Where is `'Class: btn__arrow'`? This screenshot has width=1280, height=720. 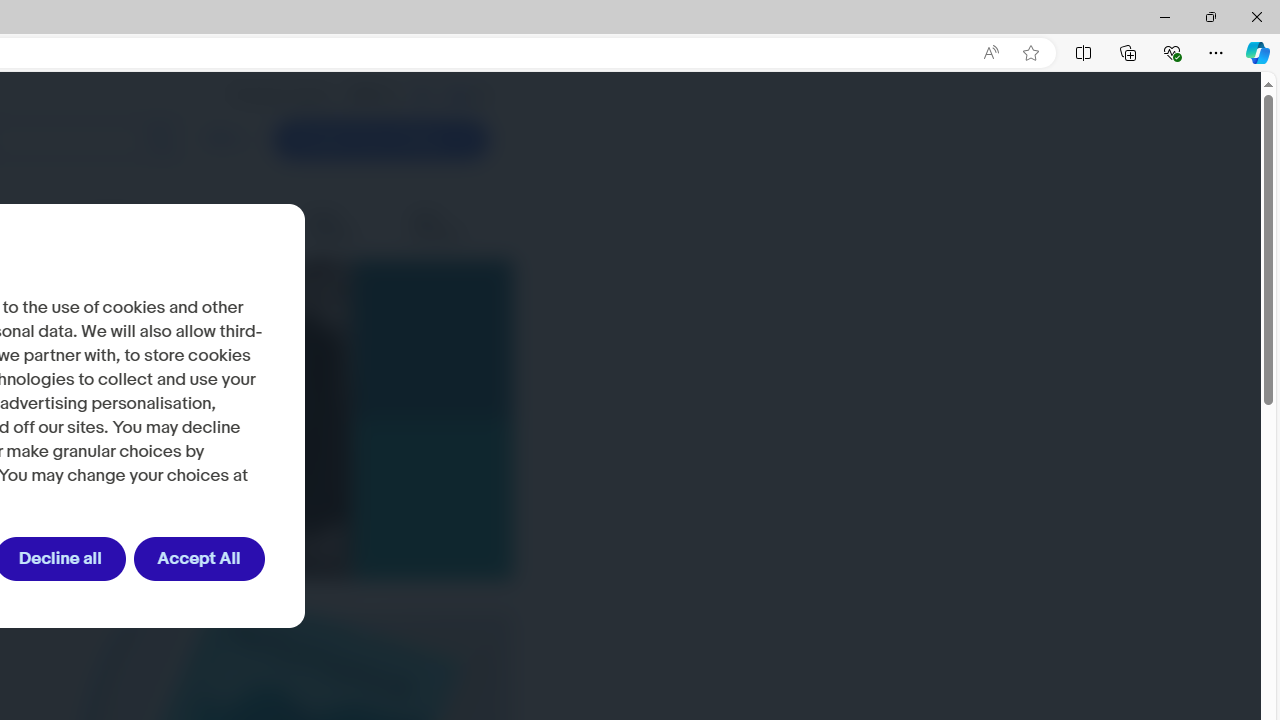
'Class: btn__arrow' is located at coordinates (460, 139).